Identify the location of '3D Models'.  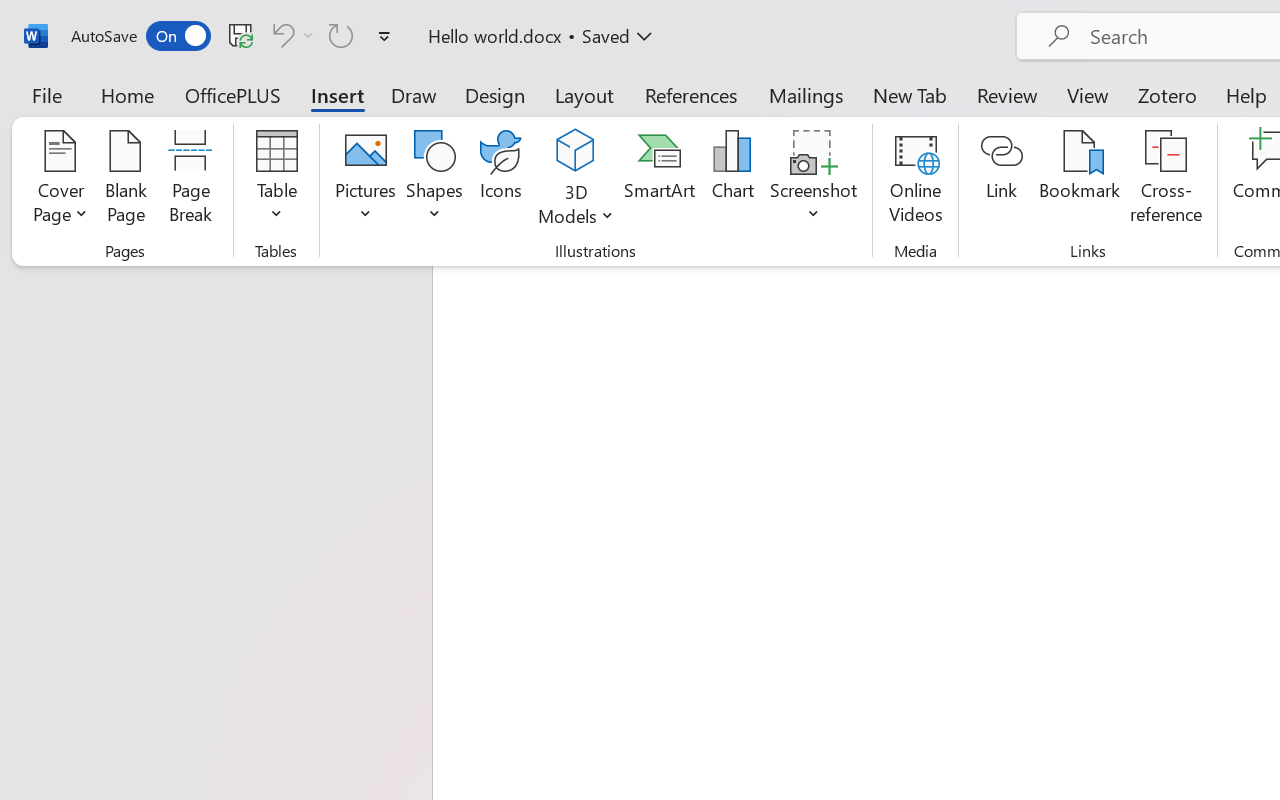
(575, 151).